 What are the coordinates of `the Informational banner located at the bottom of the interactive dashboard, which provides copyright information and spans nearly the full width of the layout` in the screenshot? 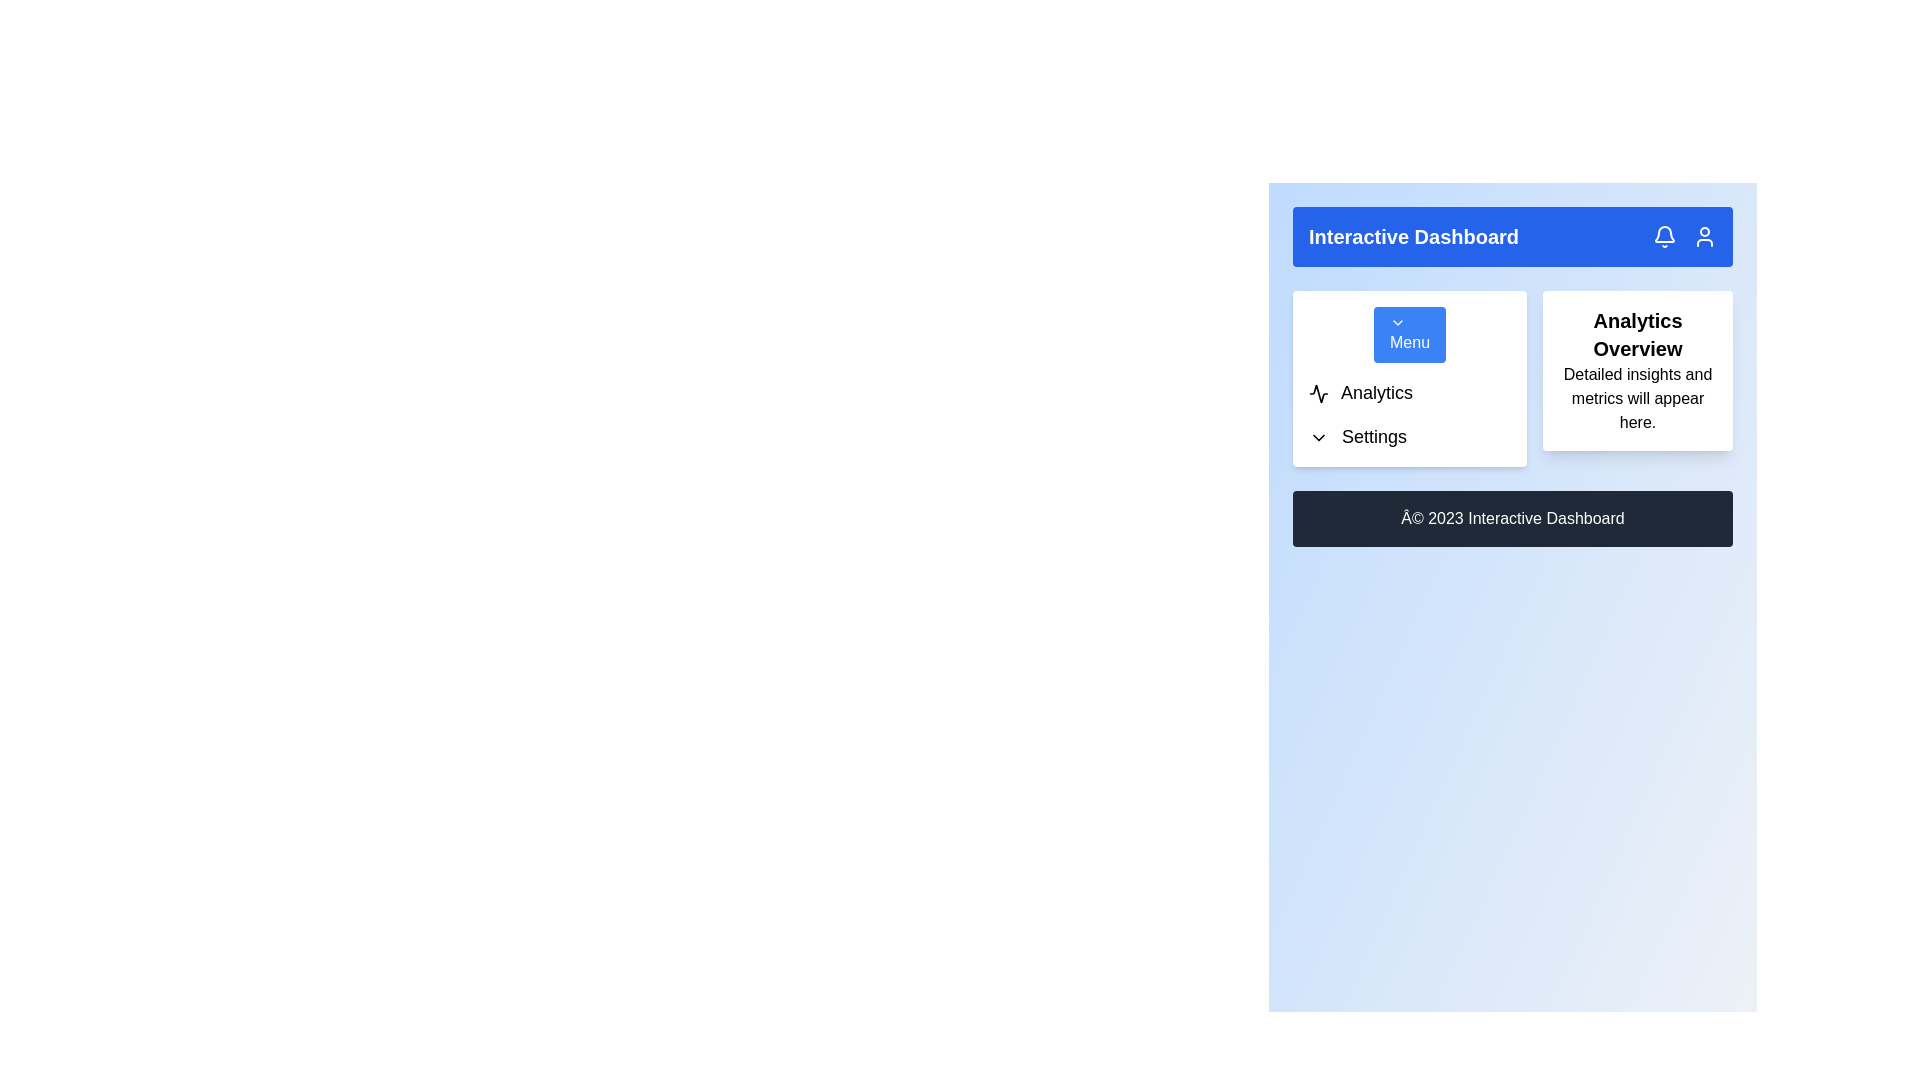 It's located at (1512, 518).